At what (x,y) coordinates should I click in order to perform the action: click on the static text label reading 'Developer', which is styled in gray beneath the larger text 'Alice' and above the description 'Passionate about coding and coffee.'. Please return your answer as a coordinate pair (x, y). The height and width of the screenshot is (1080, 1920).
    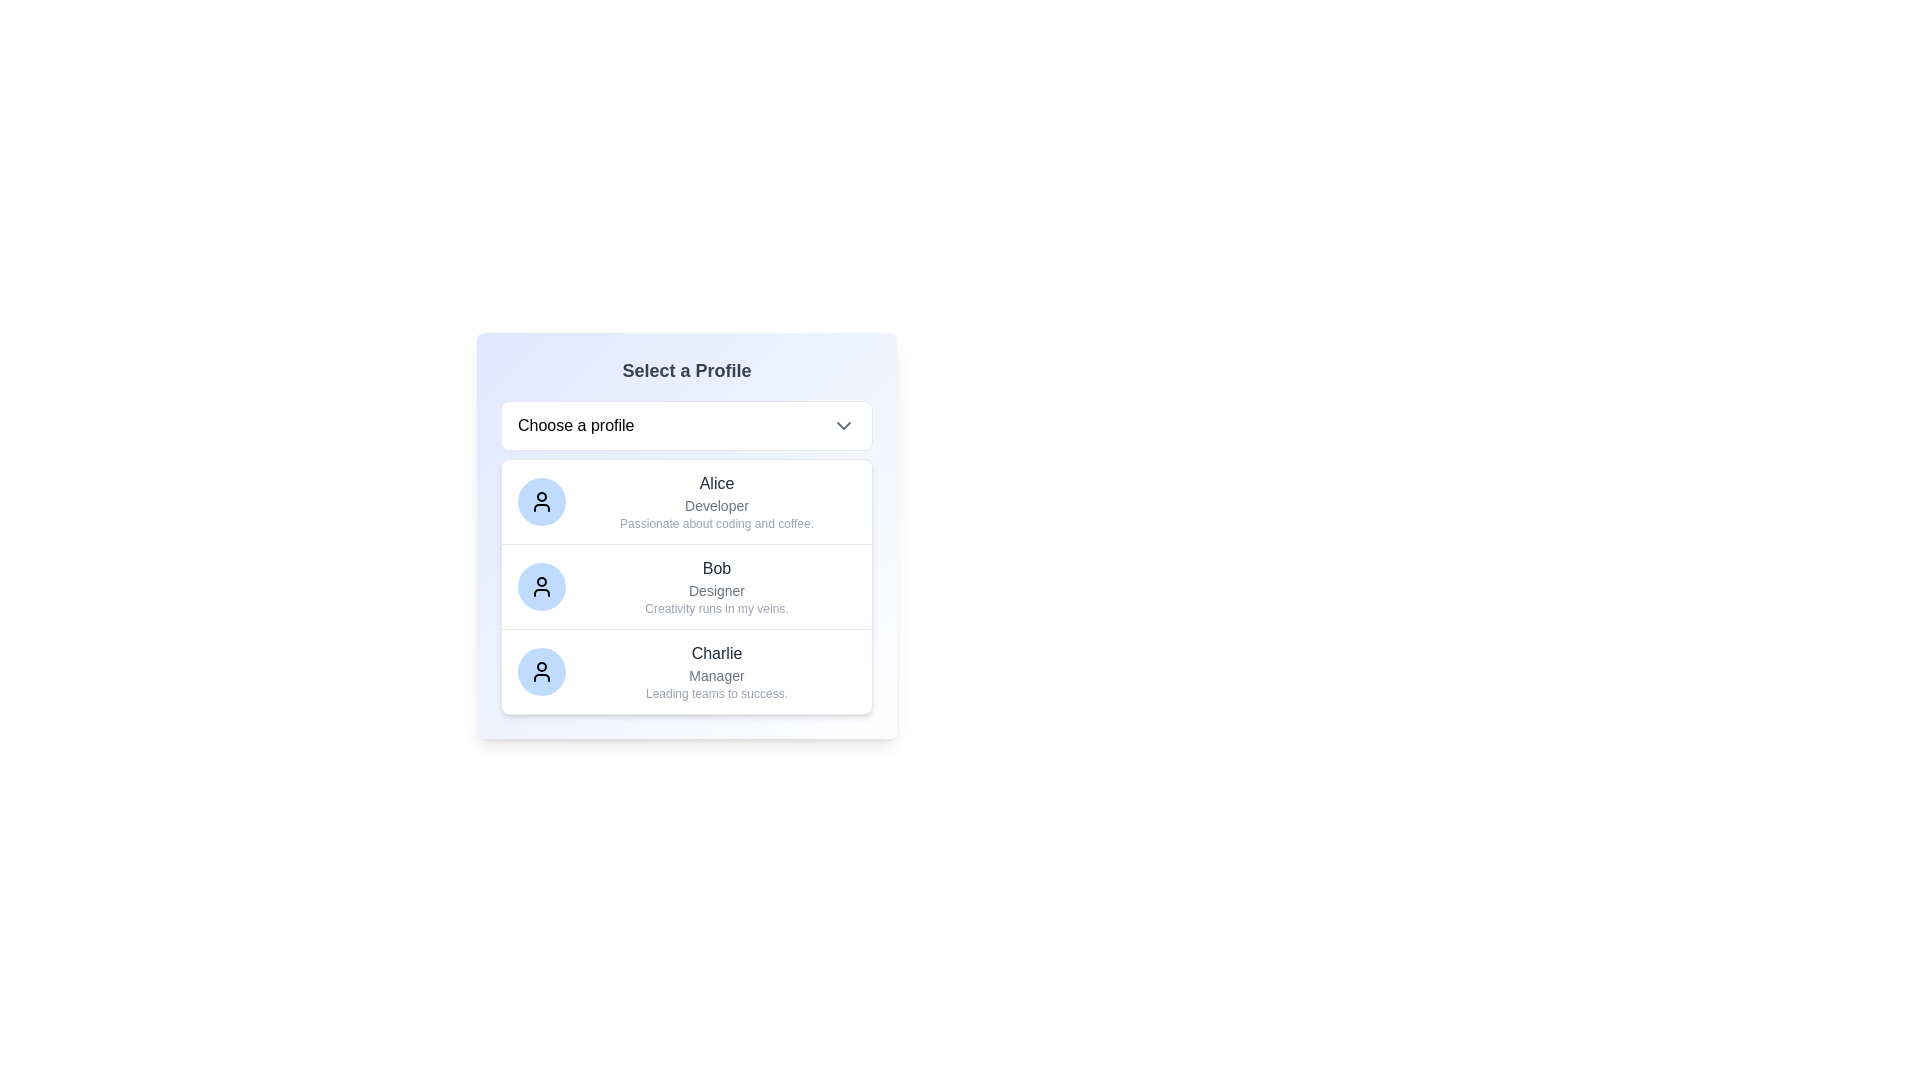
    Looking at the image, I should click on (716, 504).